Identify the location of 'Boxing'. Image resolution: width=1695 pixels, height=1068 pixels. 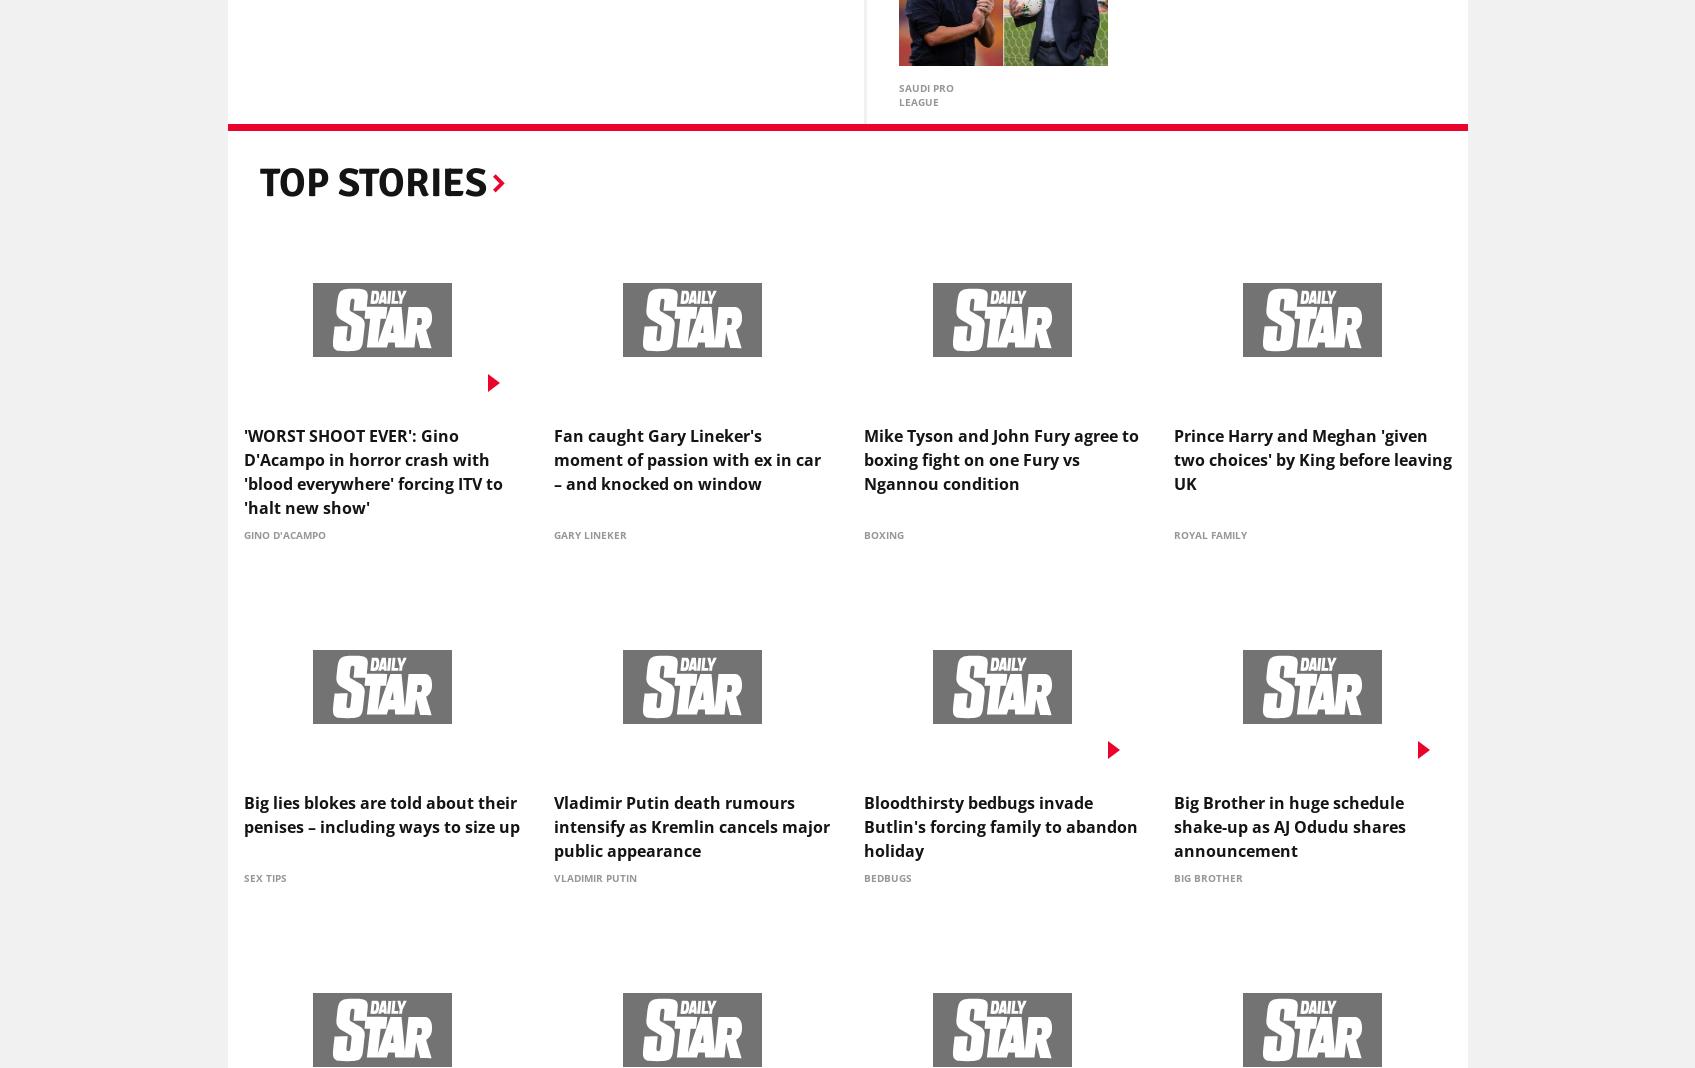
(881, 538).